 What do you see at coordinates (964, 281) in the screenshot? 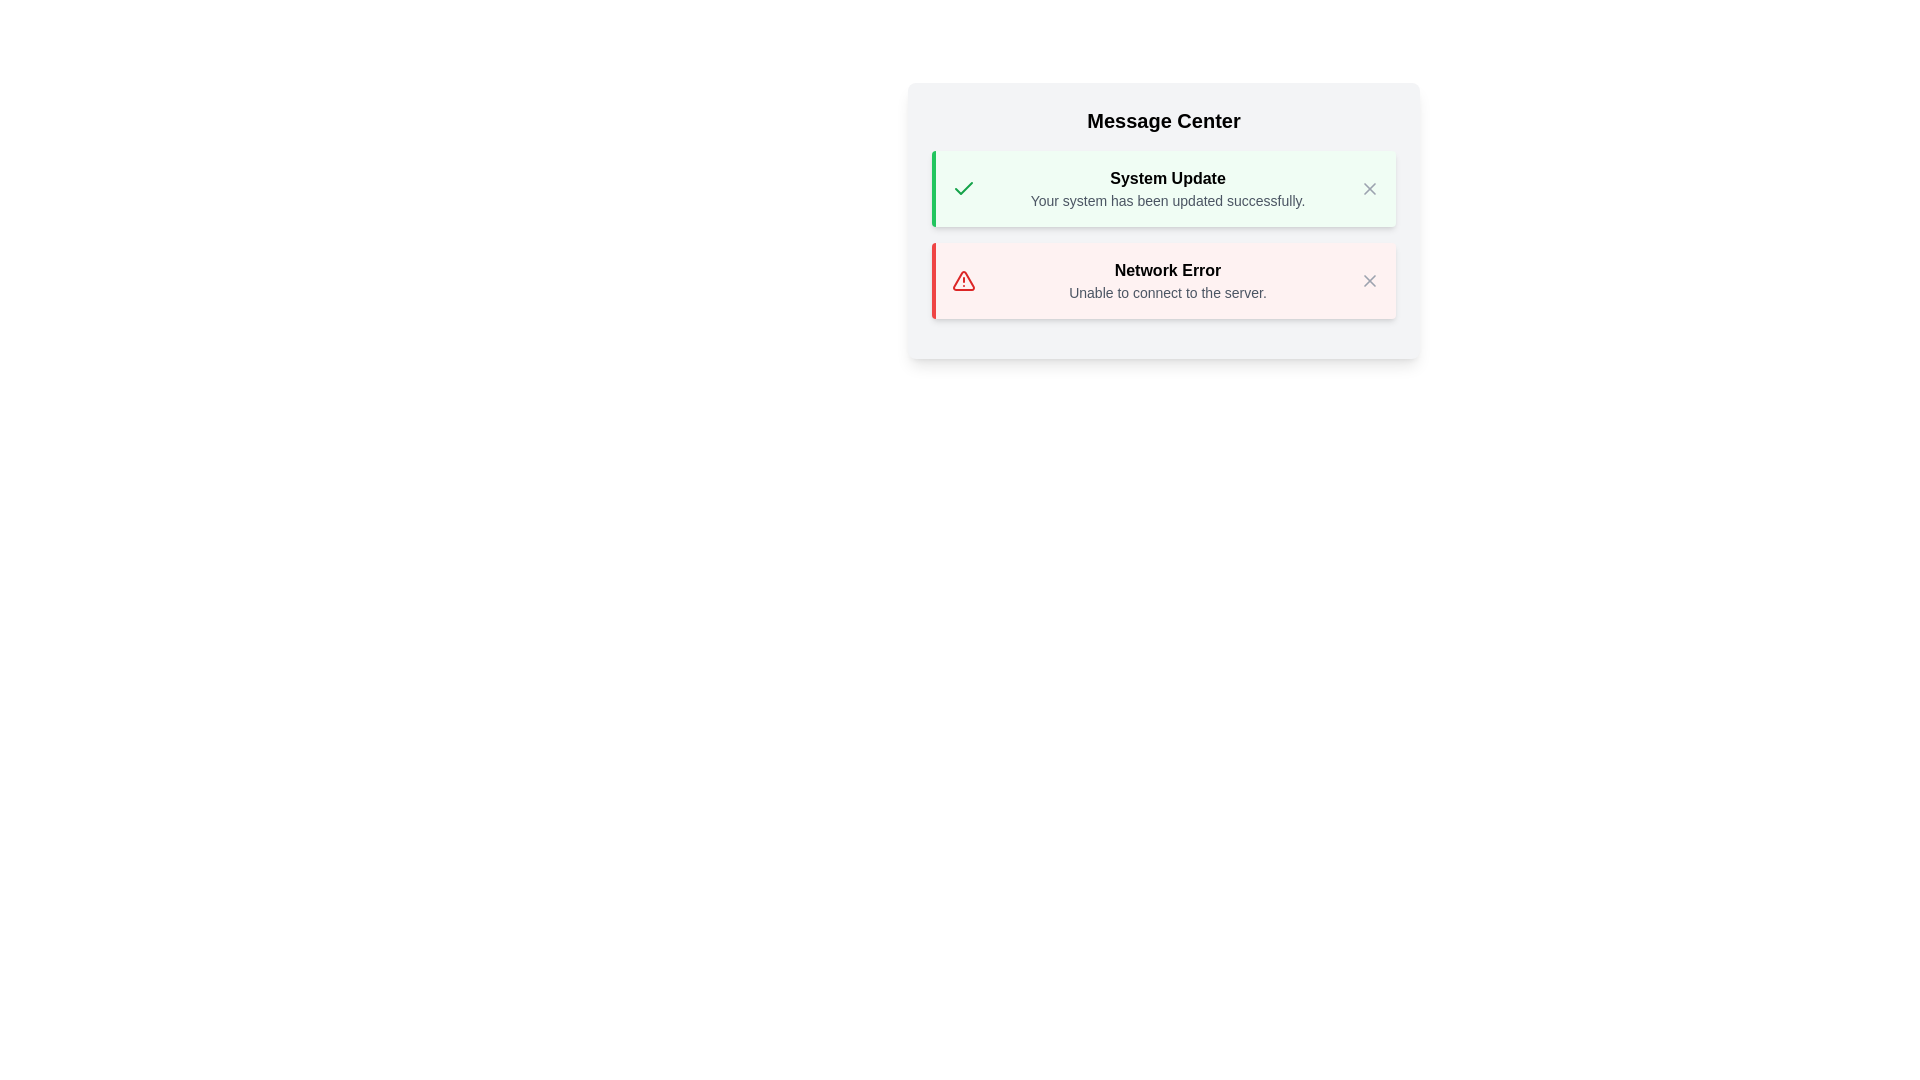
I see `the visual indicator icon next to the 'Network Error' message` at bounding box center [964, 281].